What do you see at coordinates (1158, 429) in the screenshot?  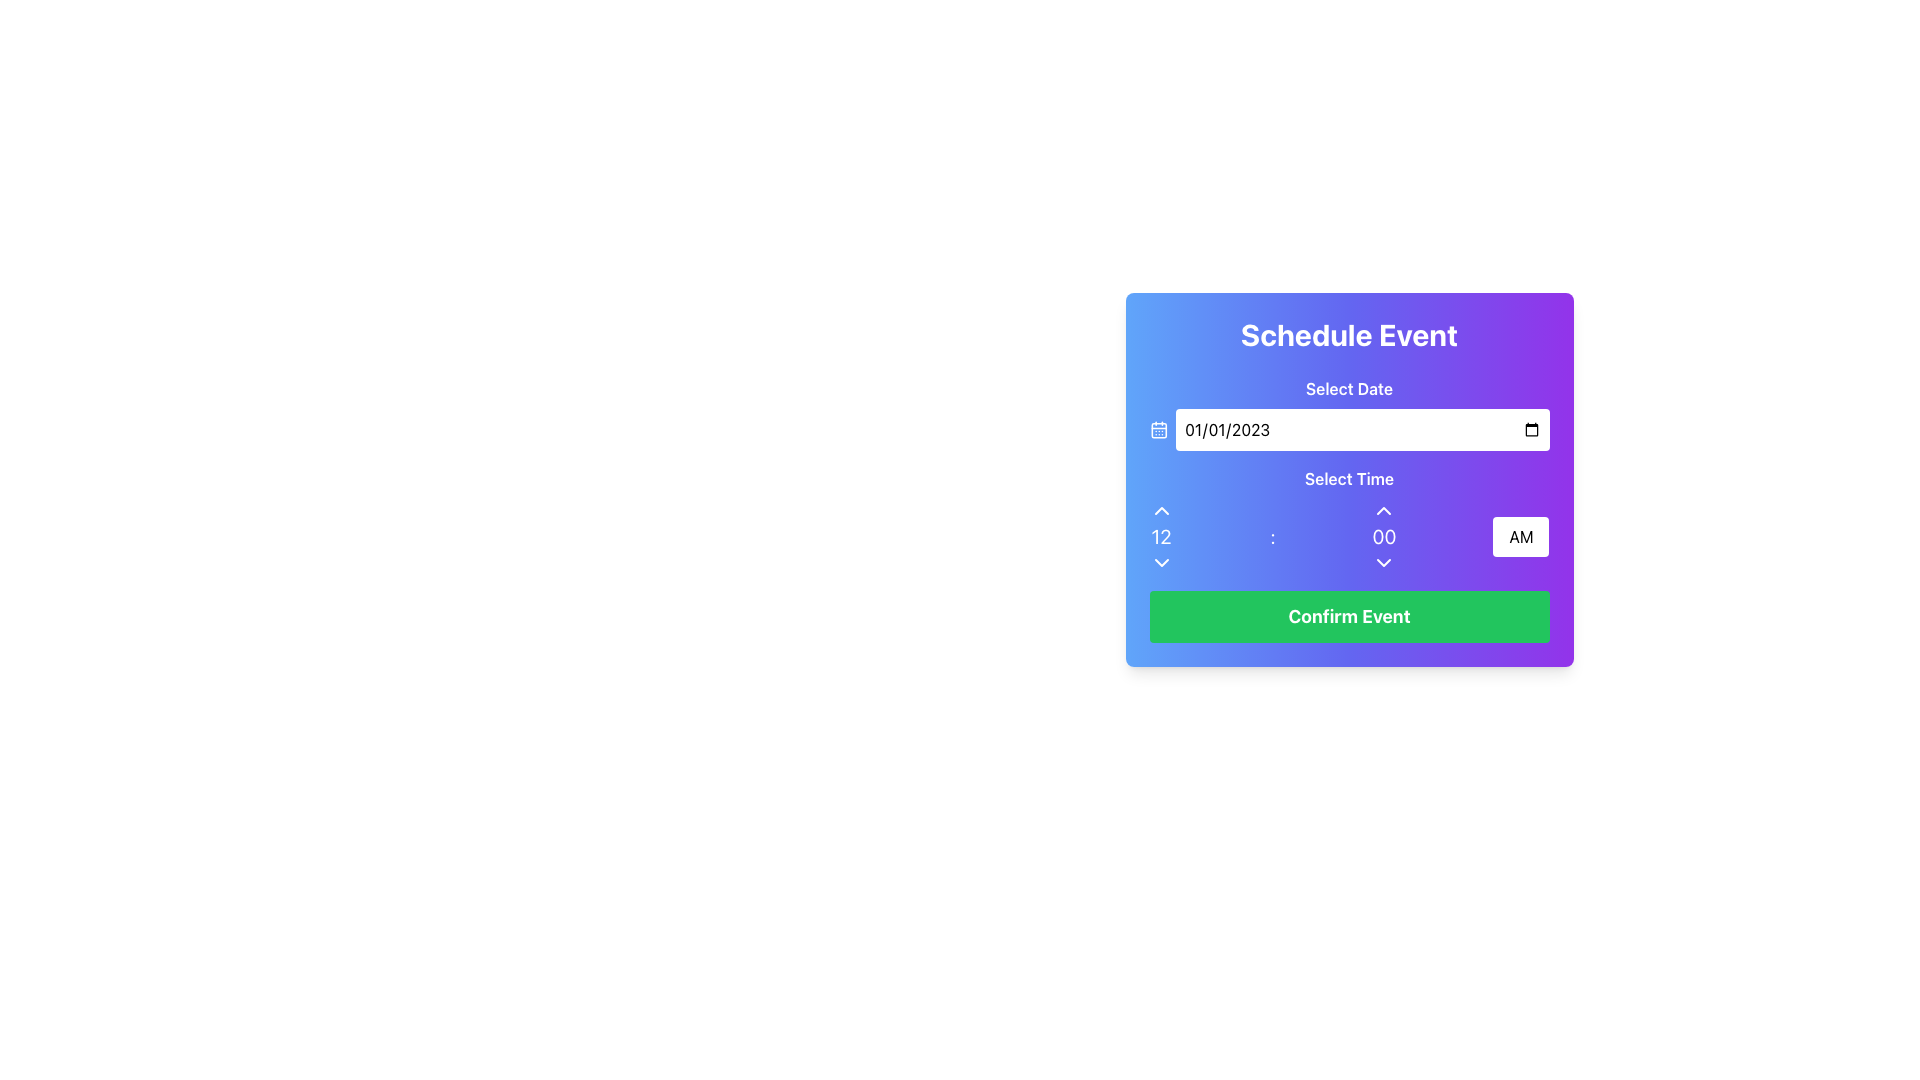 I see `the calendar icon graphic element which indicates the purpose of the adjacent 'Select Date' input field in the 'Schedule Event' section` at bounding box center [1158, 429].